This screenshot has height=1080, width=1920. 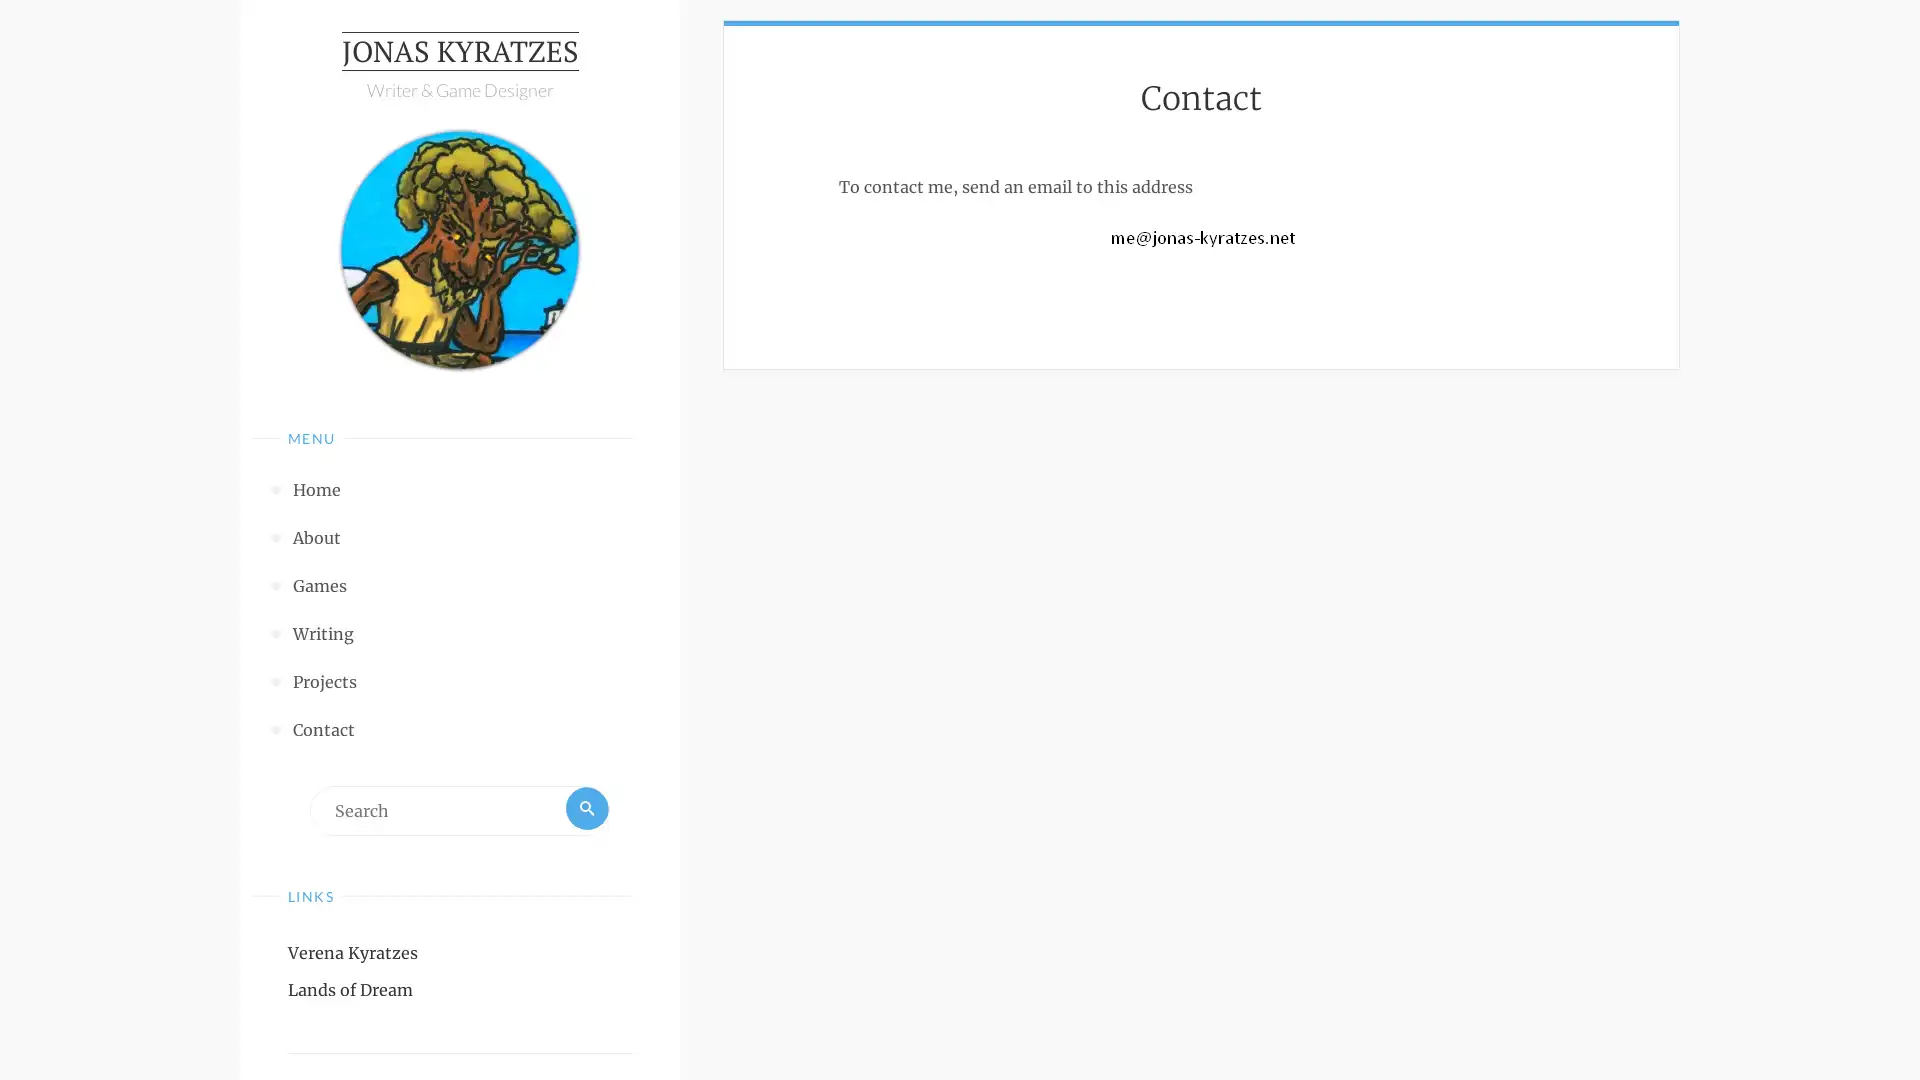 I want to click on Search, so click(x=584, y=814).